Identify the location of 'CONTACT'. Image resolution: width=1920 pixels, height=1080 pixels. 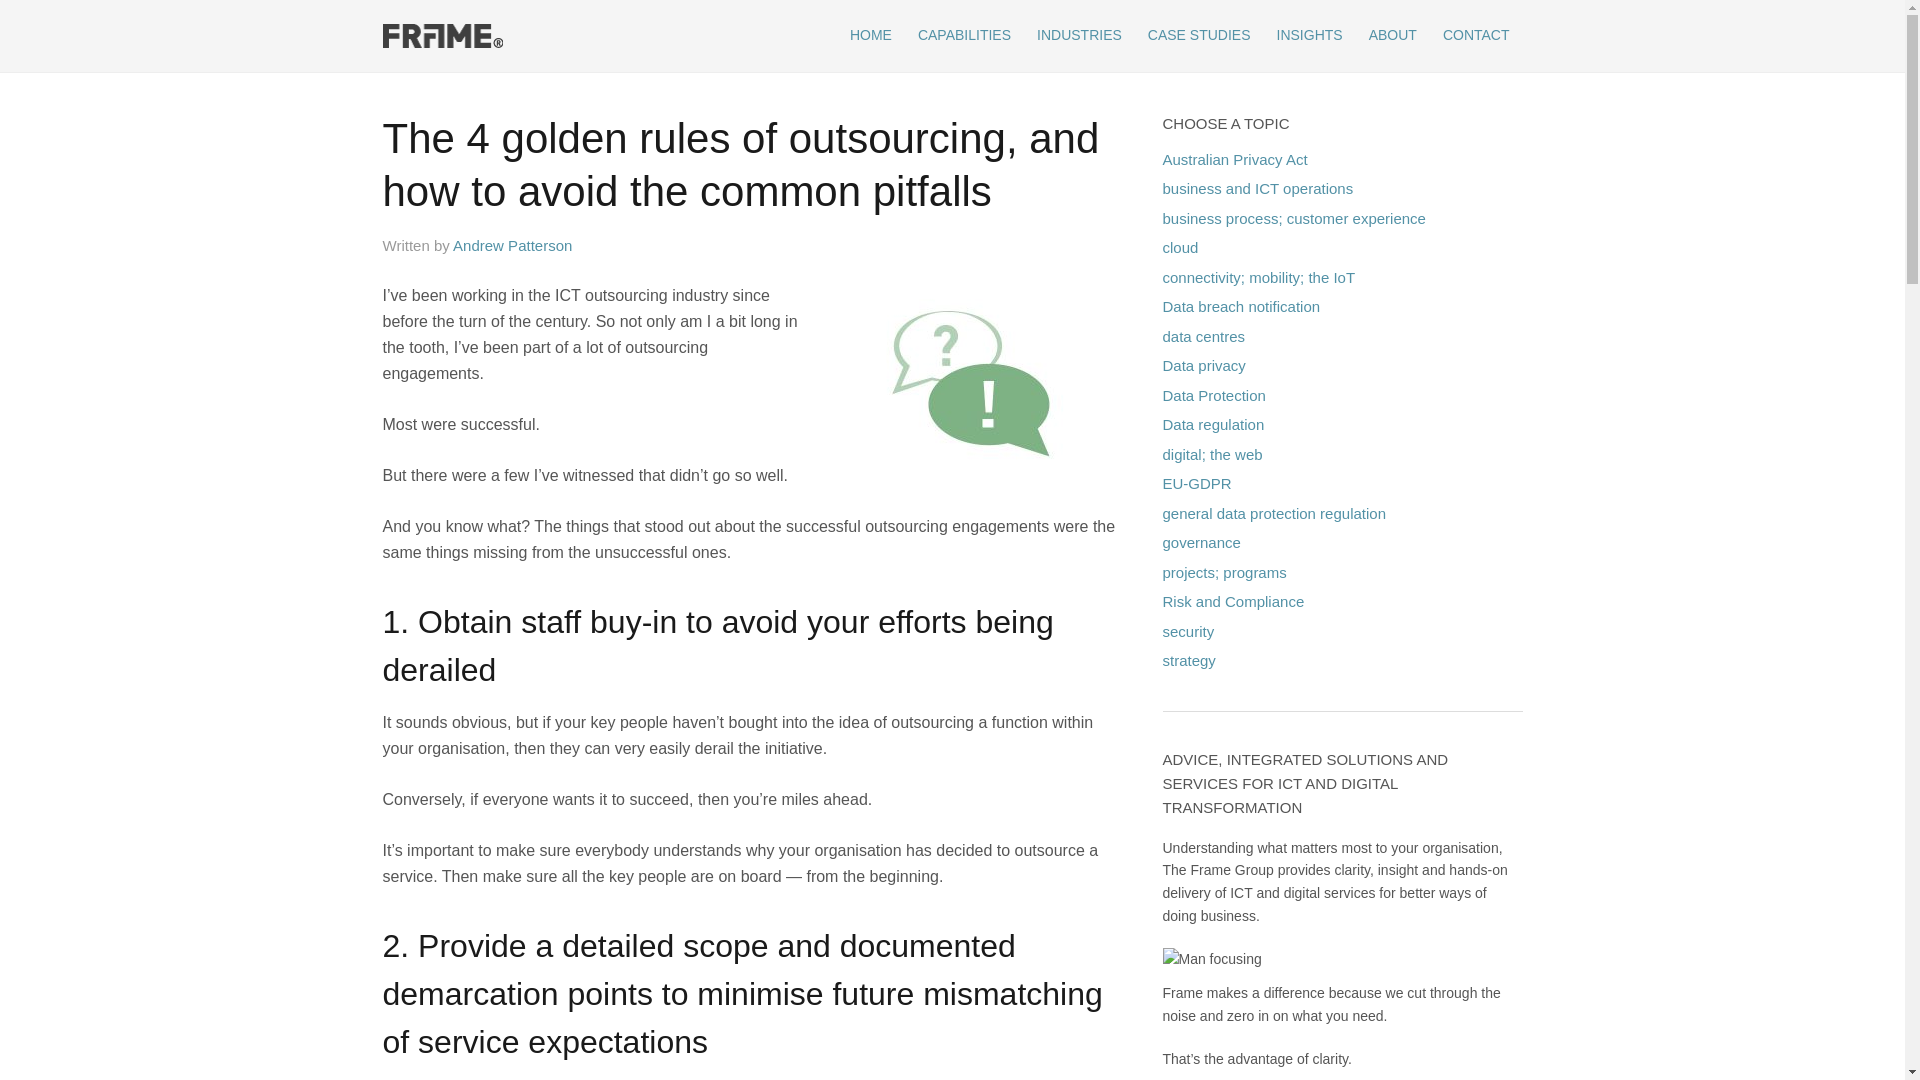
(1476, 34).